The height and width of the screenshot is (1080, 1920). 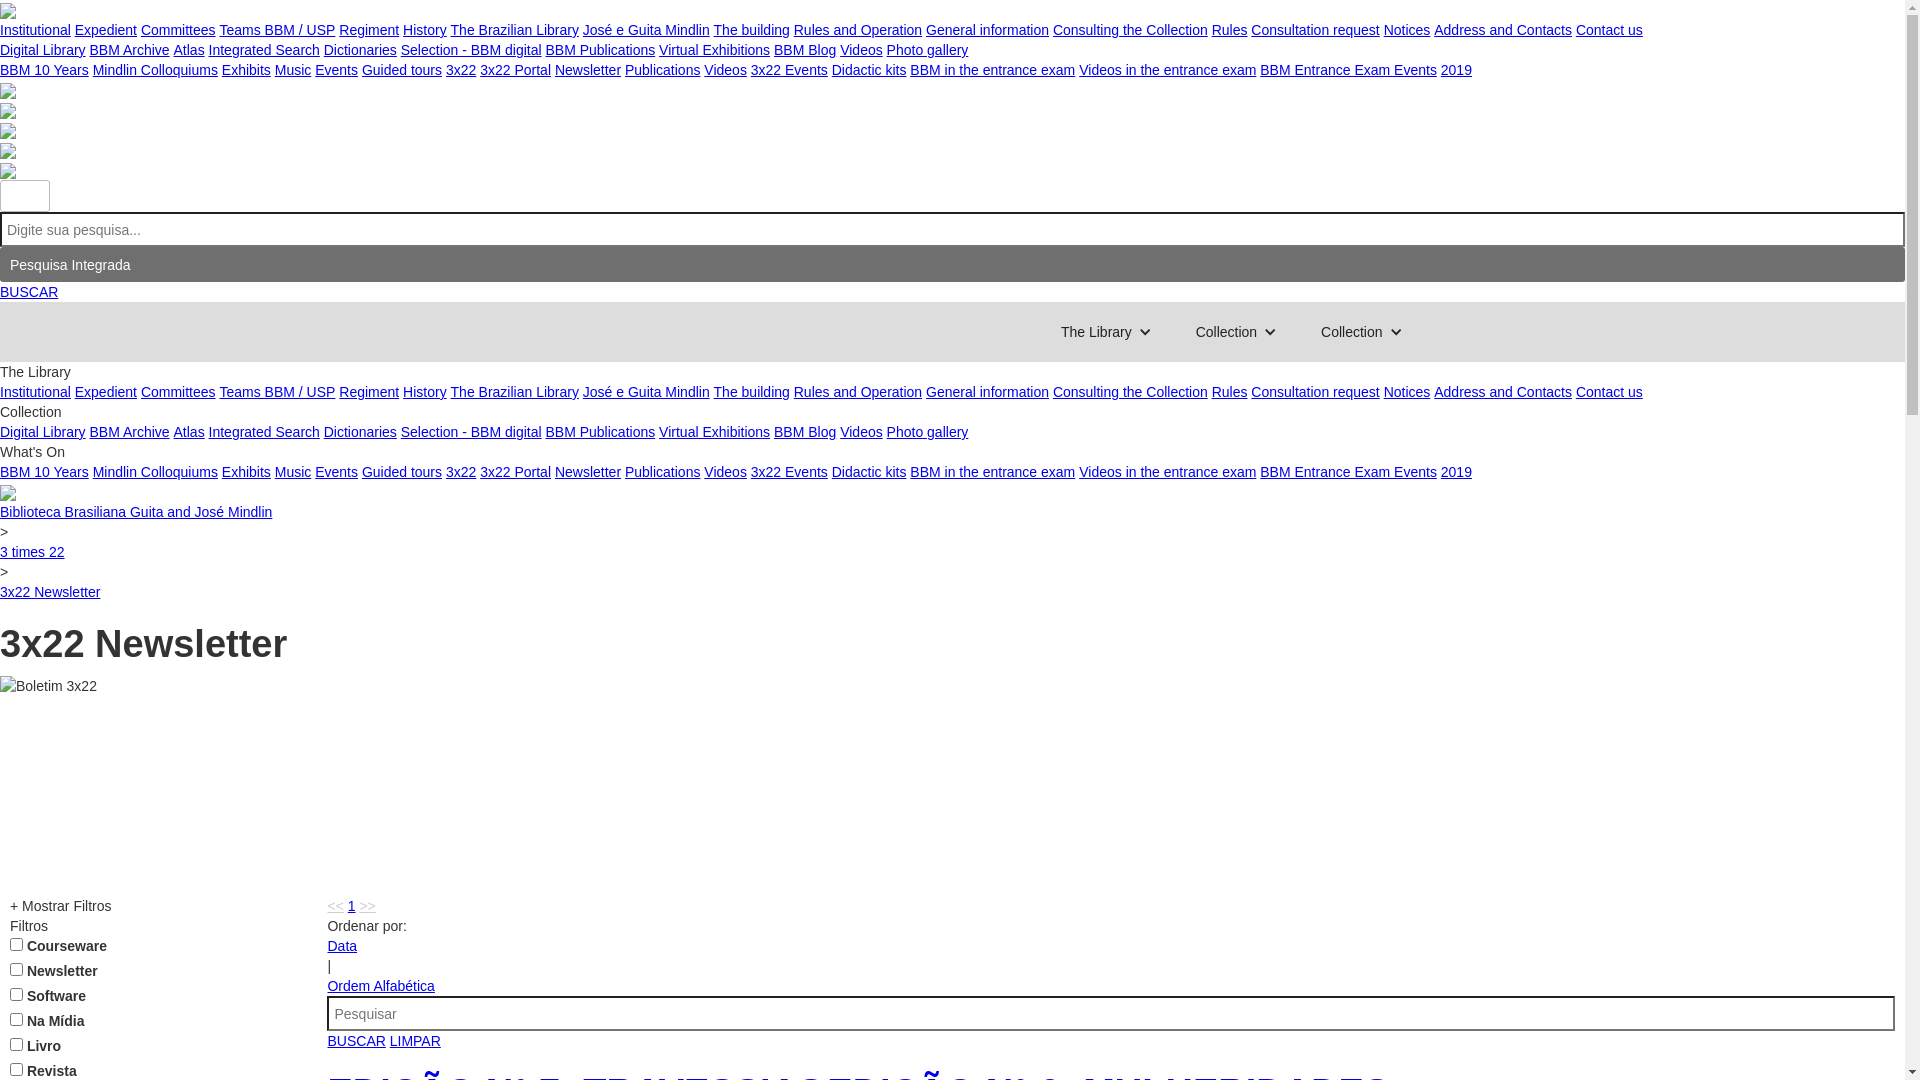 What do you see at coordinates (858, 30) in the screenshot?
I see `'Rules and Operation'` at bounding box center [858, 30].